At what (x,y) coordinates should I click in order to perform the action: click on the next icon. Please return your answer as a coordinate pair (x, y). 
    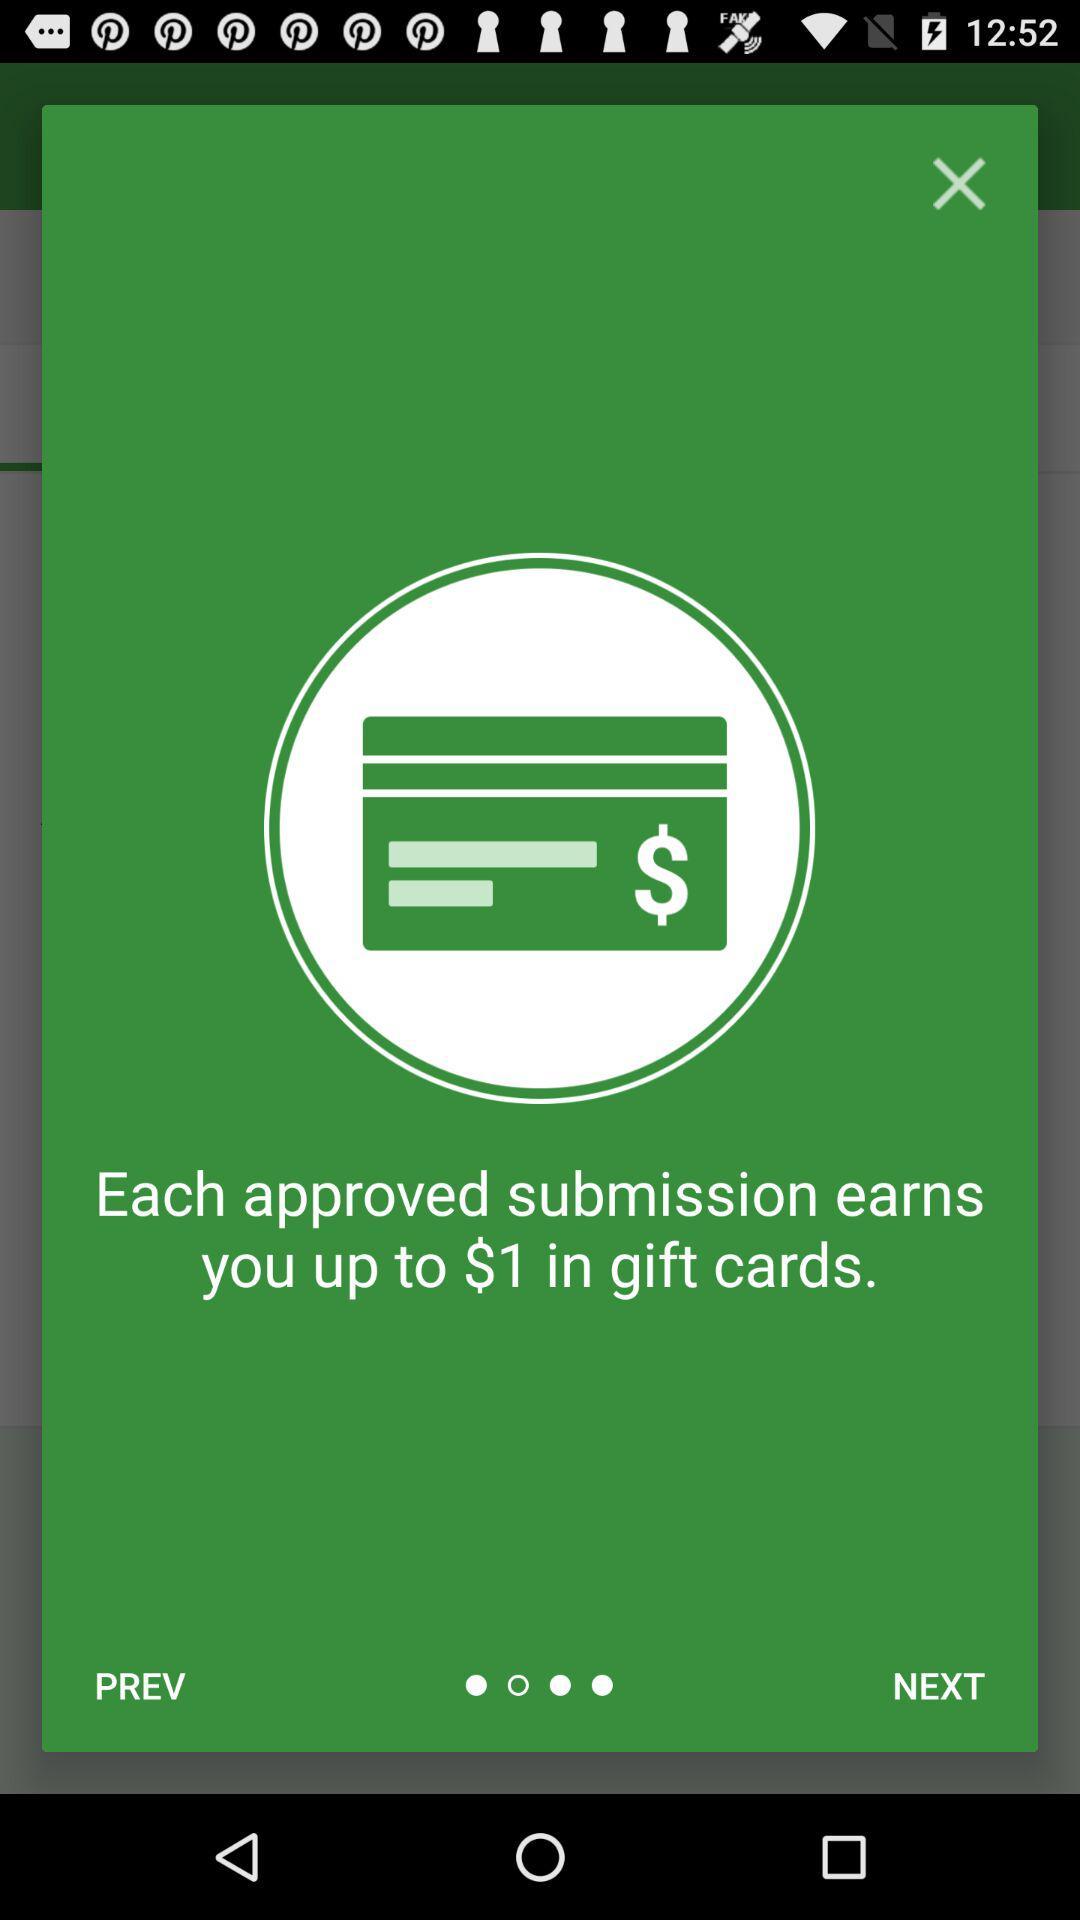
    Looking at the image, I should click on (938, 1684).